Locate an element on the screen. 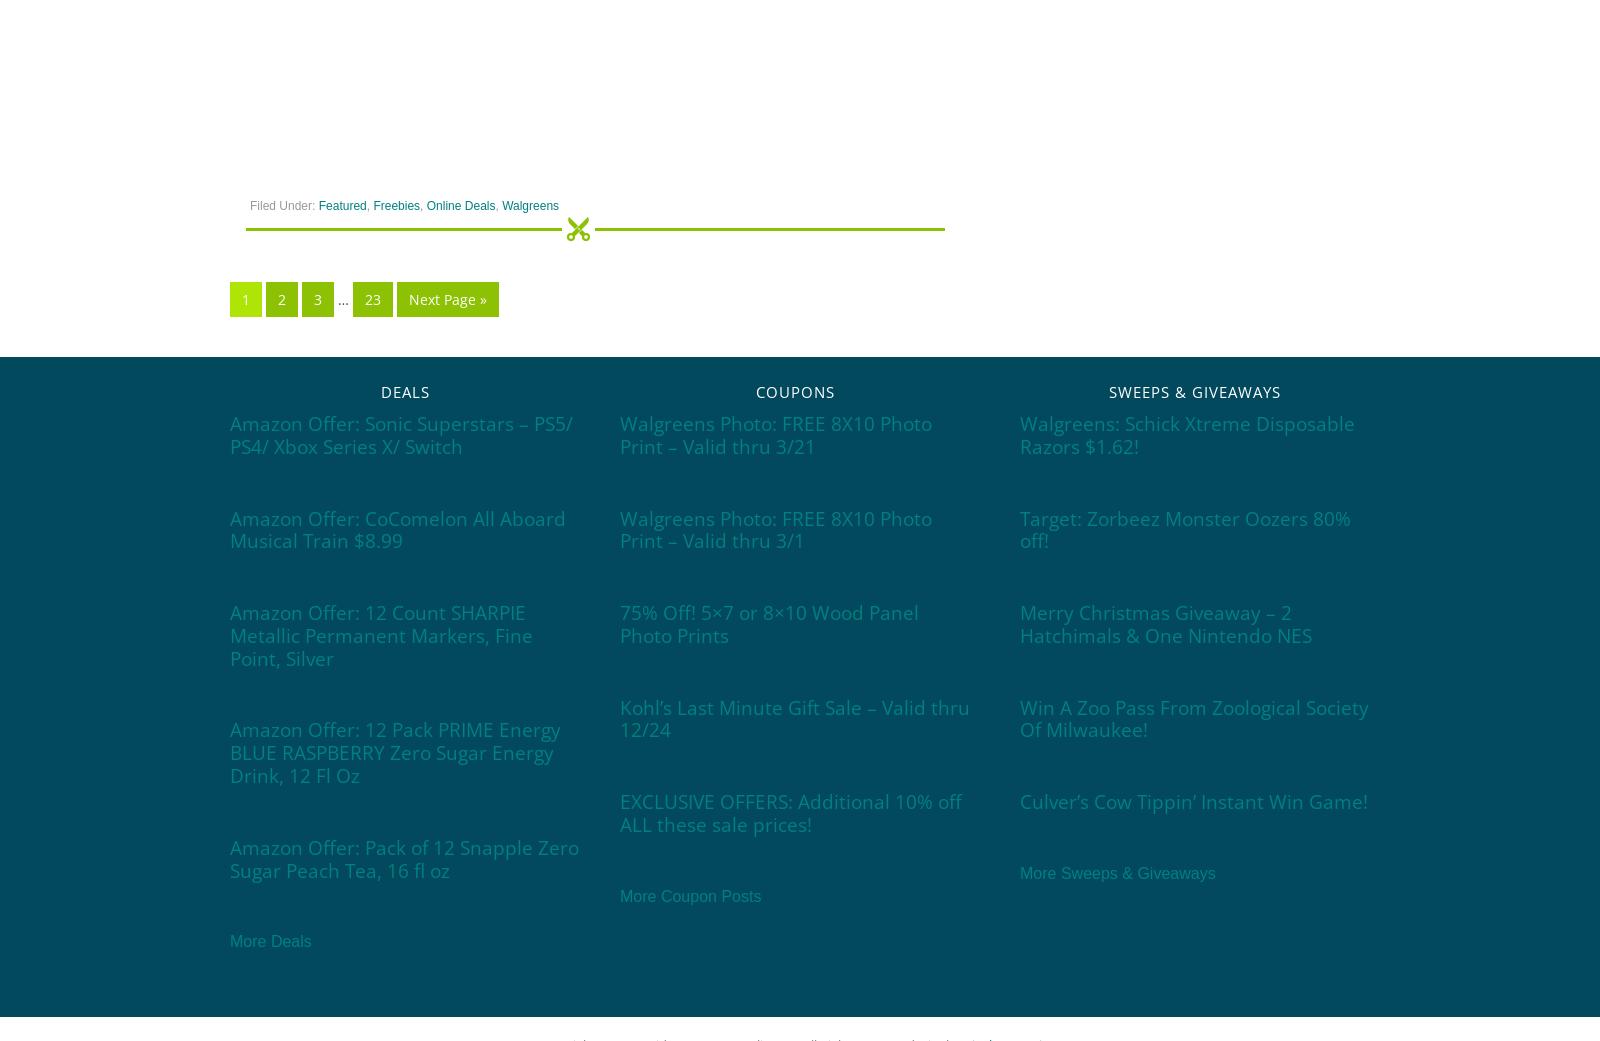 Image resolution: width=1600 pixels, height=1041 pixels. 'Win A Zoo Pass From Zoological Society Of Milwaukee!' is located at coordinates (1194, 717).